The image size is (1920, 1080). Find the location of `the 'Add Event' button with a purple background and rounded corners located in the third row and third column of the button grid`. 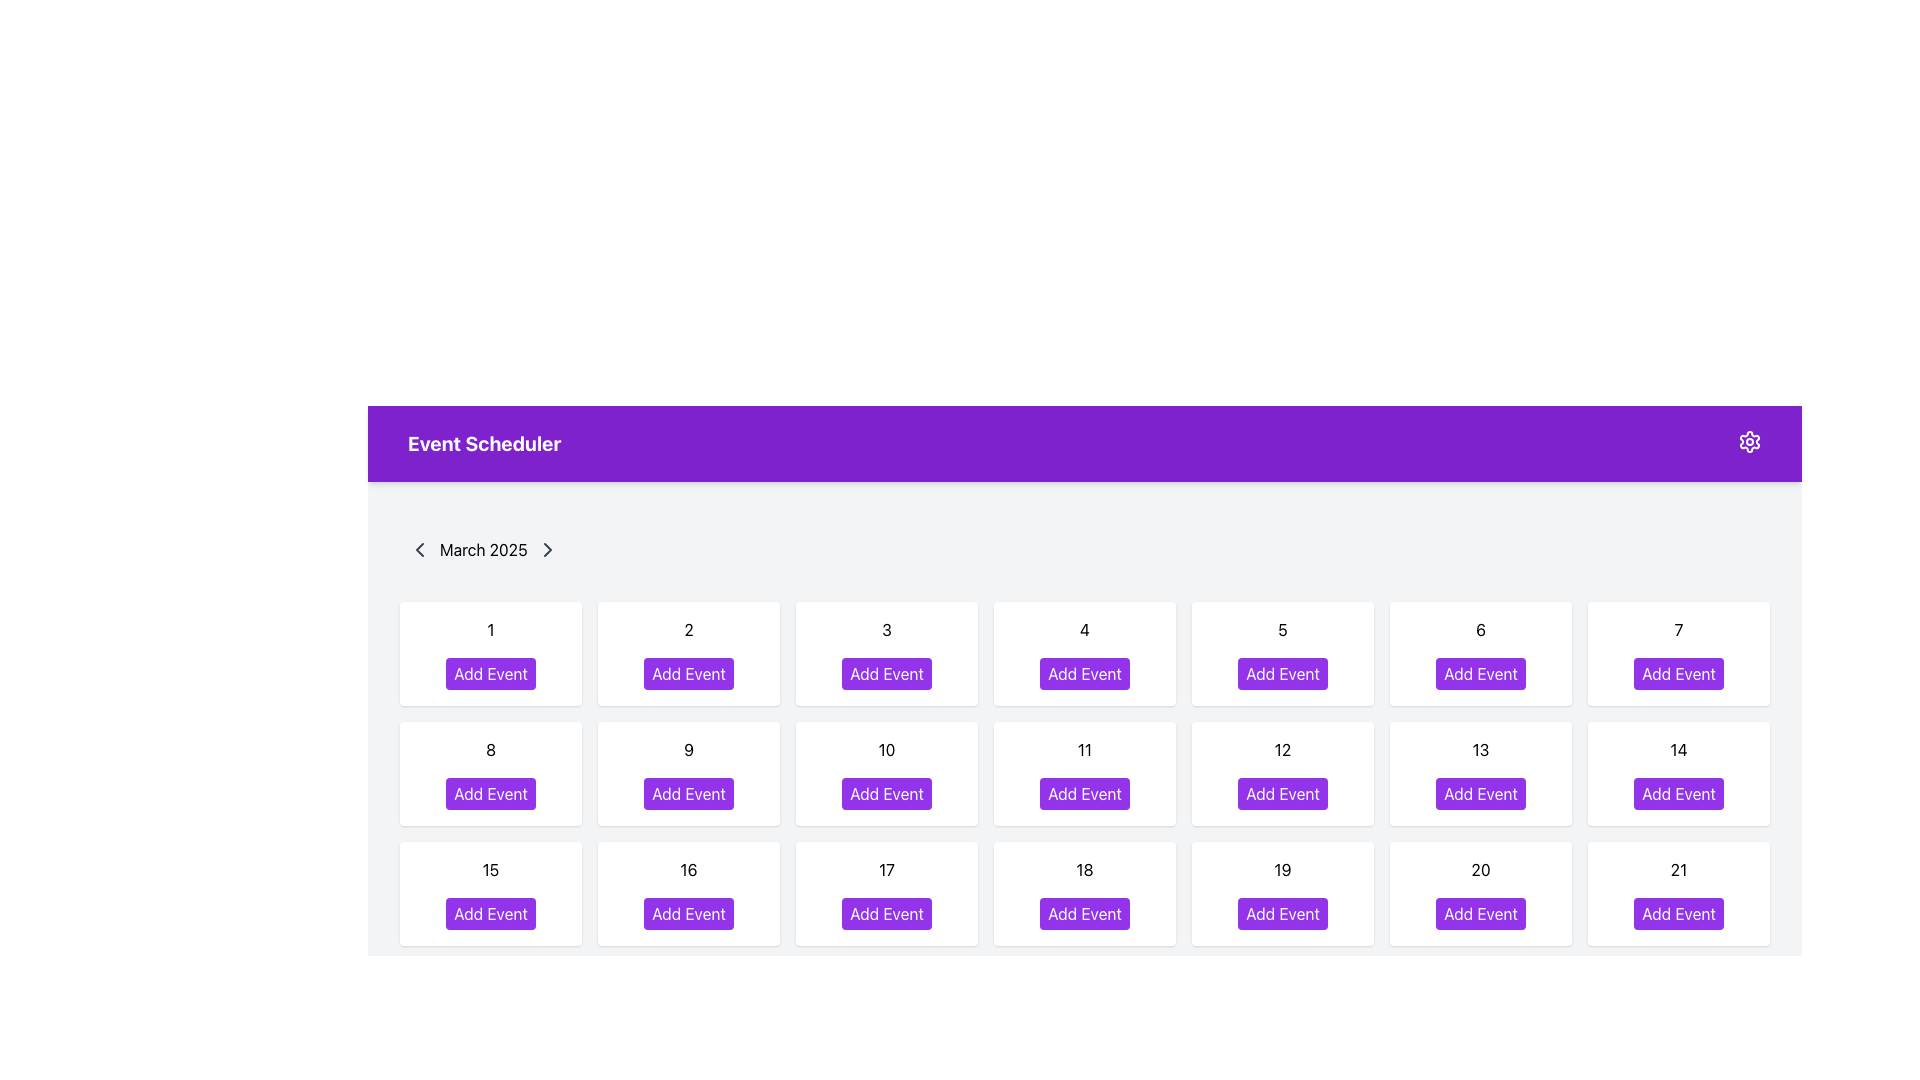

the 'Add Event' button with a purple background and rounded corners located in the third row and third column of the button grid is located at coordinates (1481, 793).